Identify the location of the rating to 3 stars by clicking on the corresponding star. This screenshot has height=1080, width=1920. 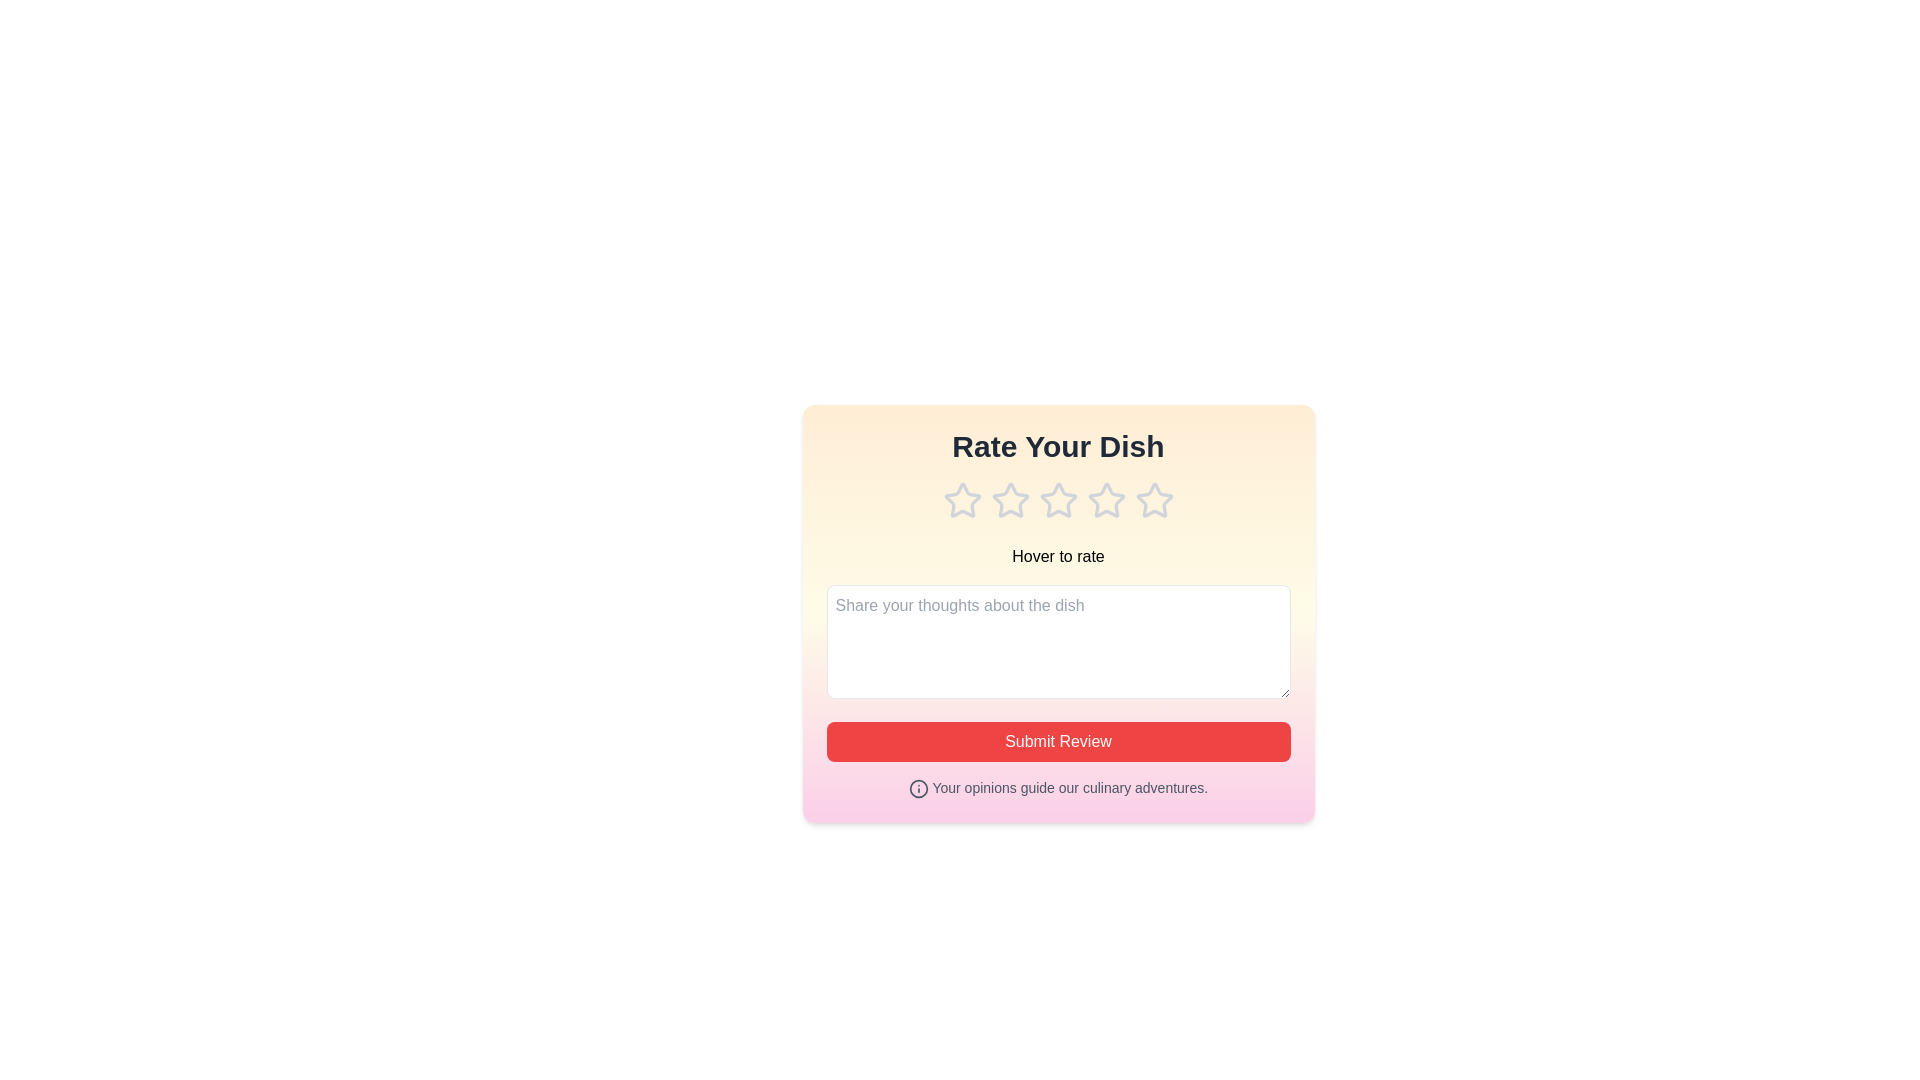
(1057, 500).